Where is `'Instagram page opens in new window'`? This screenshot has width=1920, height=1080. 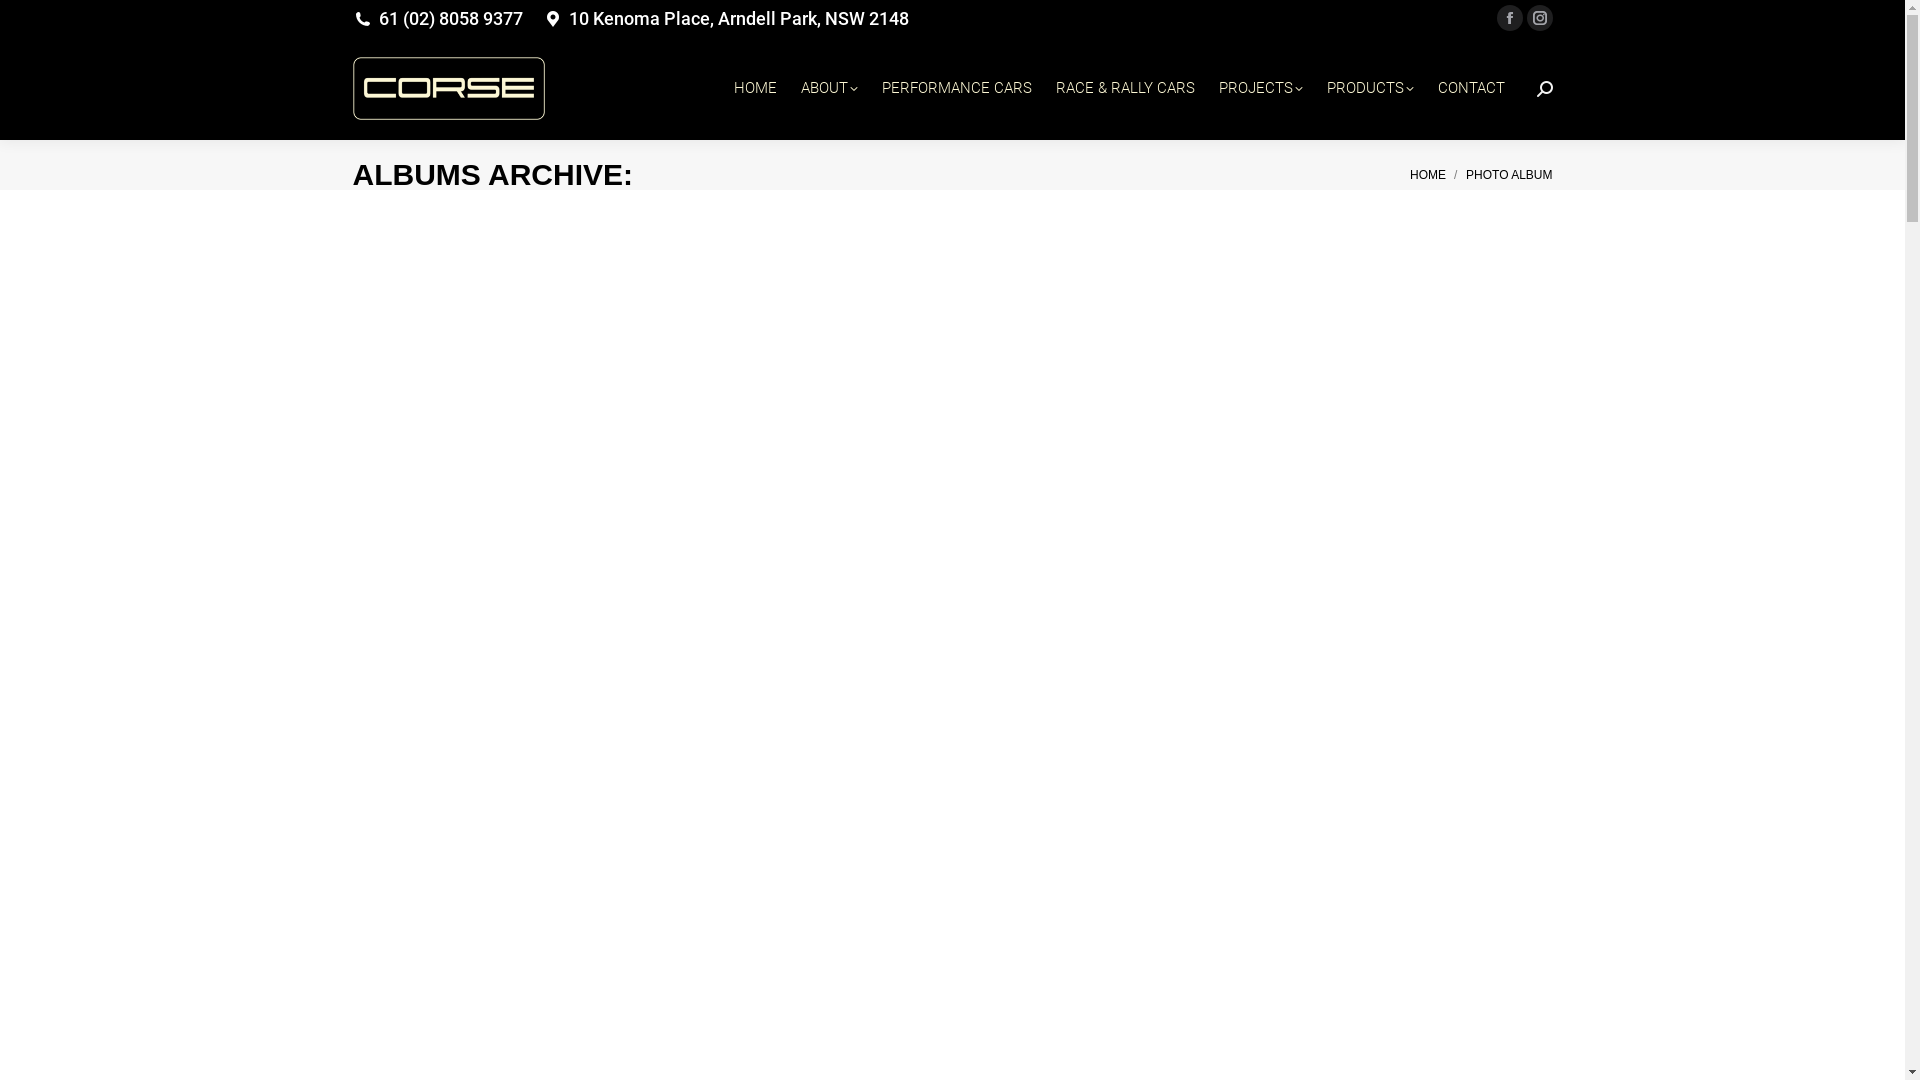 'Instagram page opens in new window' is located at coordinates (1538, 18).